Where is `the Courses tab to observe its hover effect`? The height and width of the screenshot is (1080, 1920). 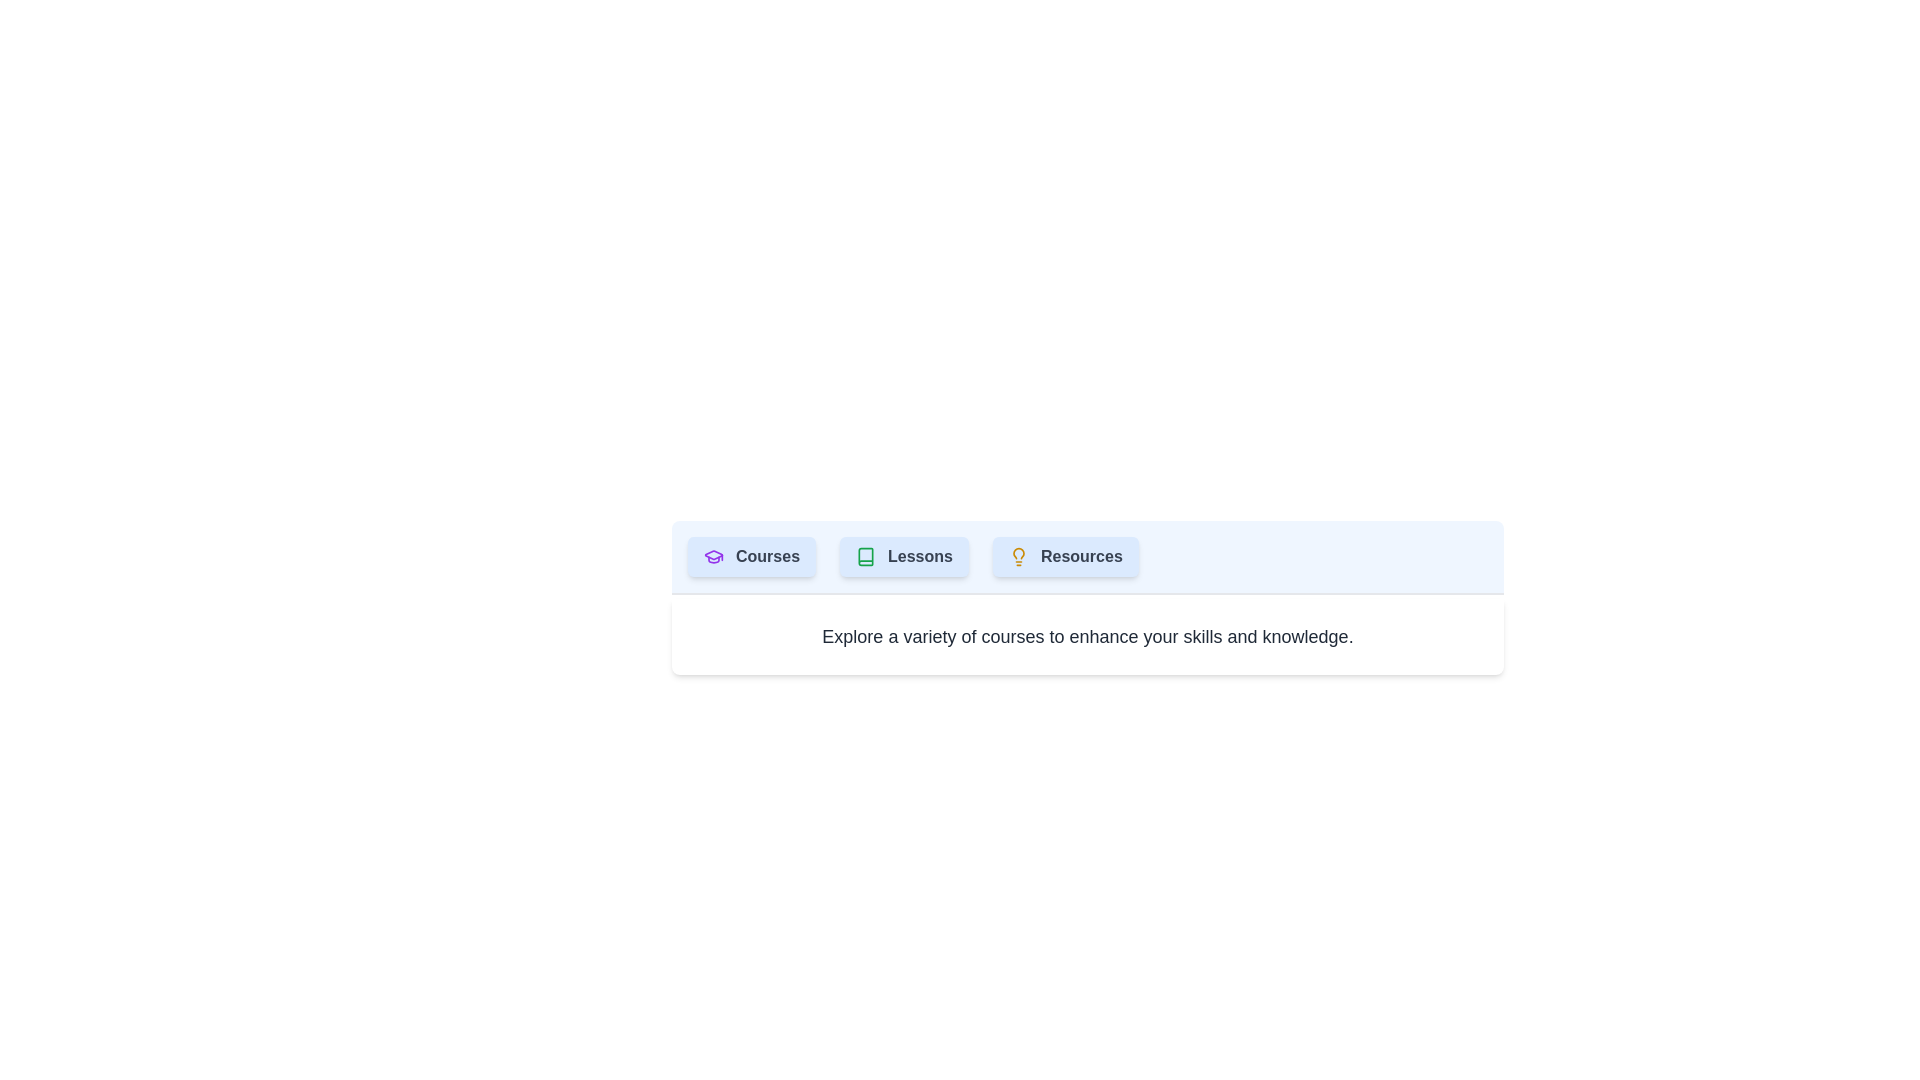
the Courses tab to observe its hover effect is located at coordinates (751, 556).